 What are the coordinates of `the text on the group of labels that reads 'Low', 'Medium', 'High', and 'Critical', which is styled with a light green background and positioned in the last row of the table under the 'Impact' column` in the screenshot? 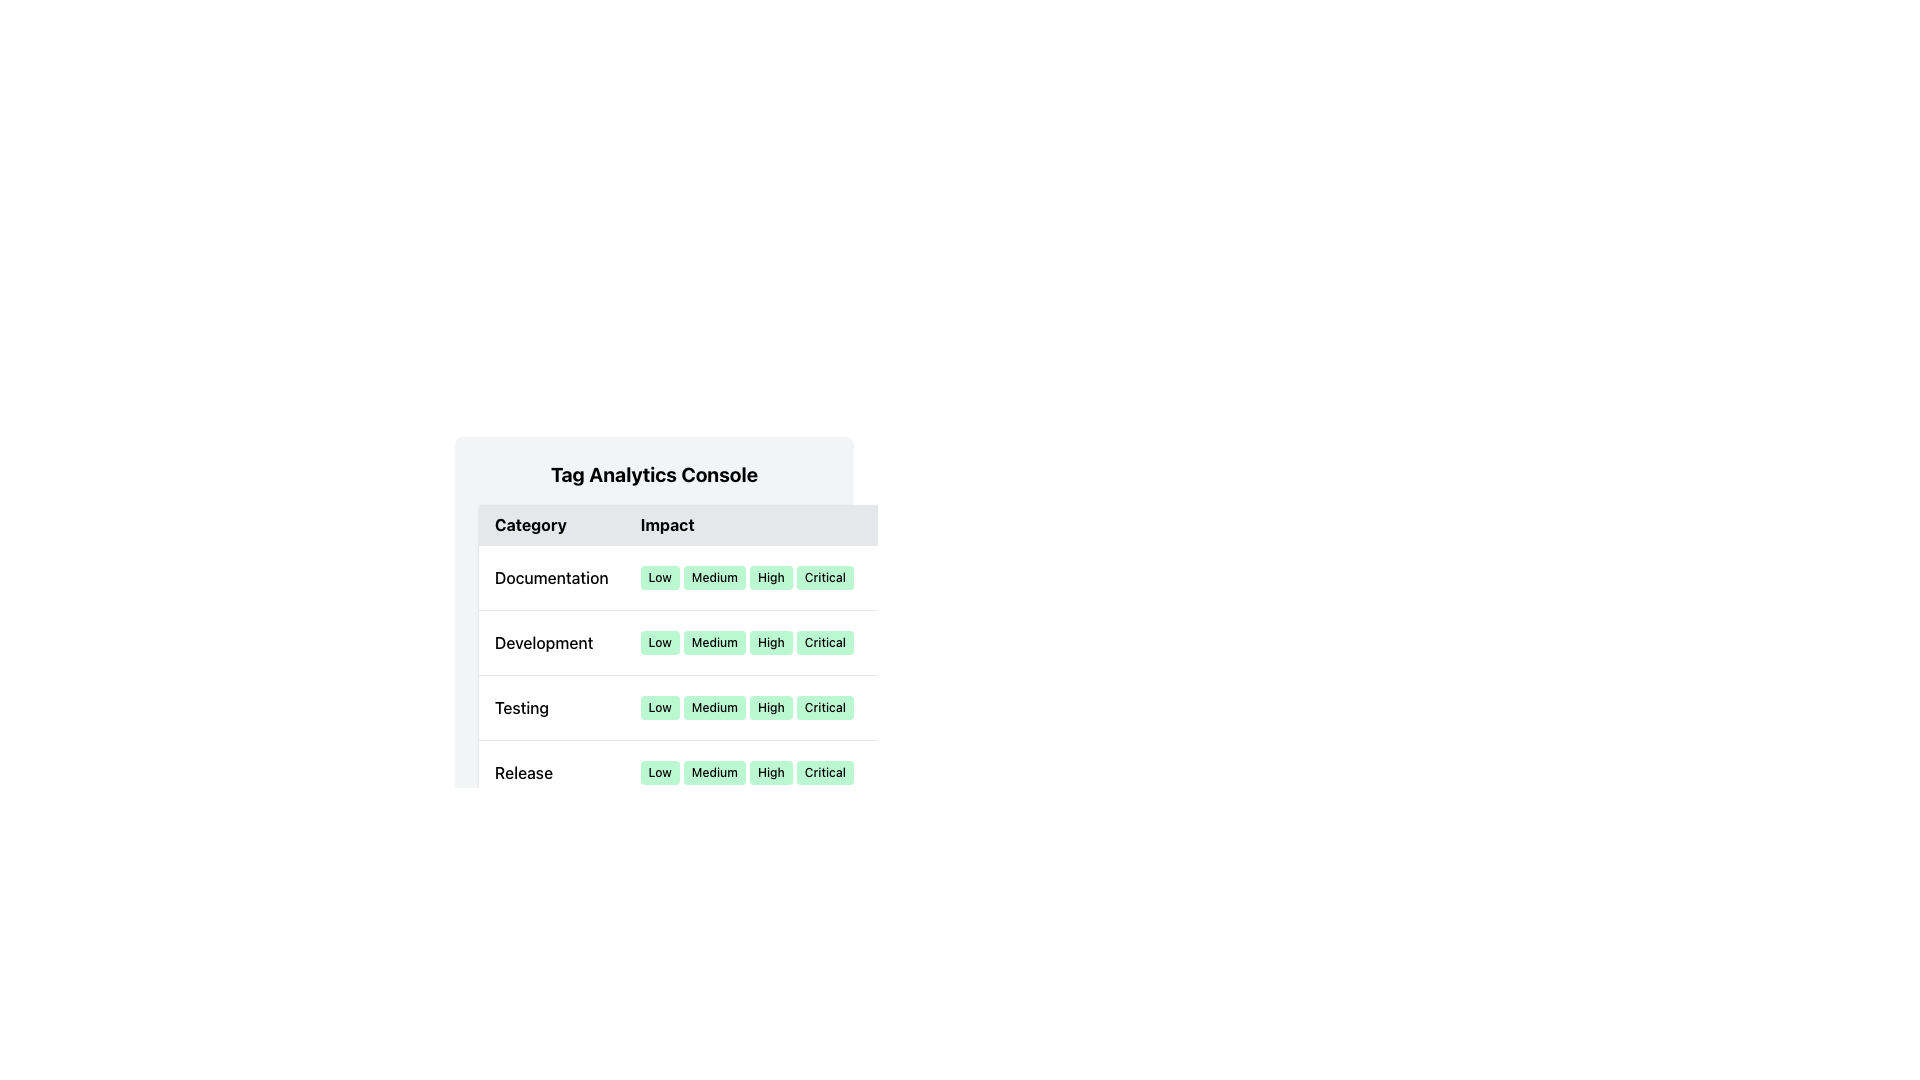 It's located at (746, 771).